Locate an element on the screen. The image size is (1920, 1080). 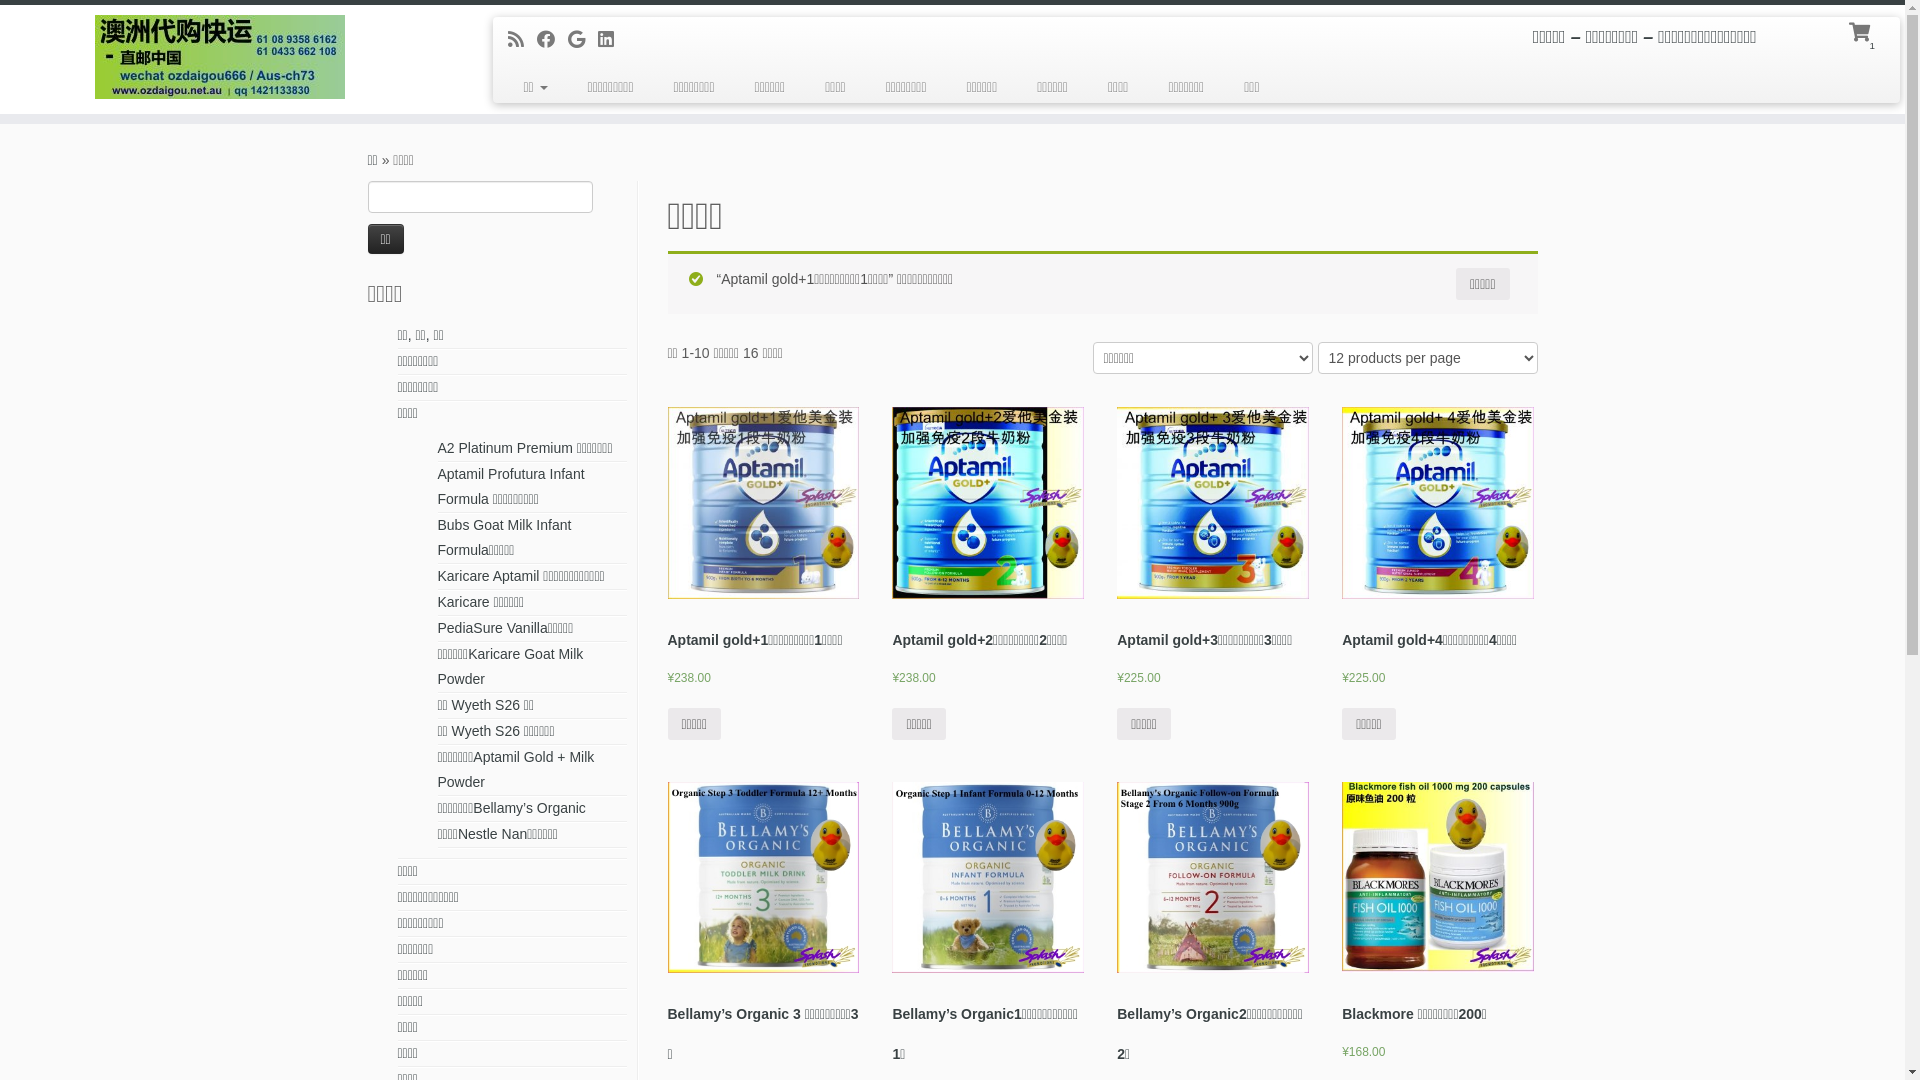
'Follow me on Google+' is located at coordinates (581, 39).